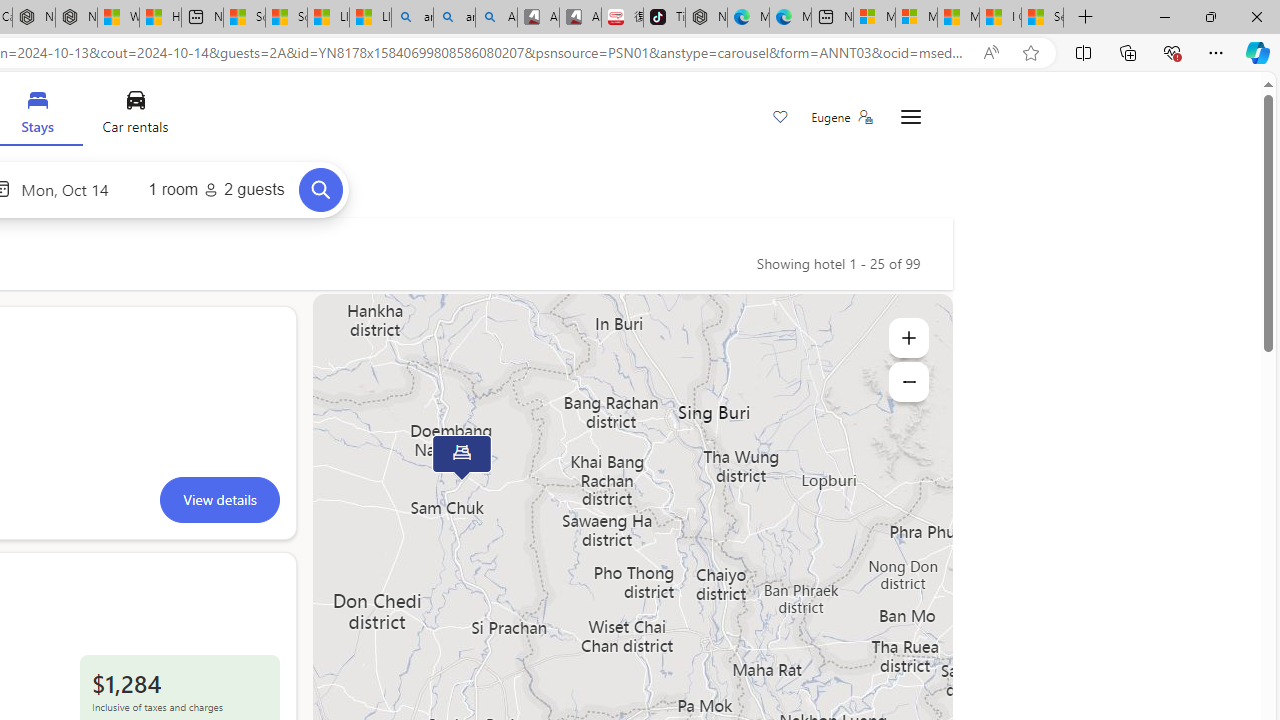 The height and width of the screenshot is (720, 1280). I want to click on 'Amazon Echo Robot - Search Images', so click(496, 17).